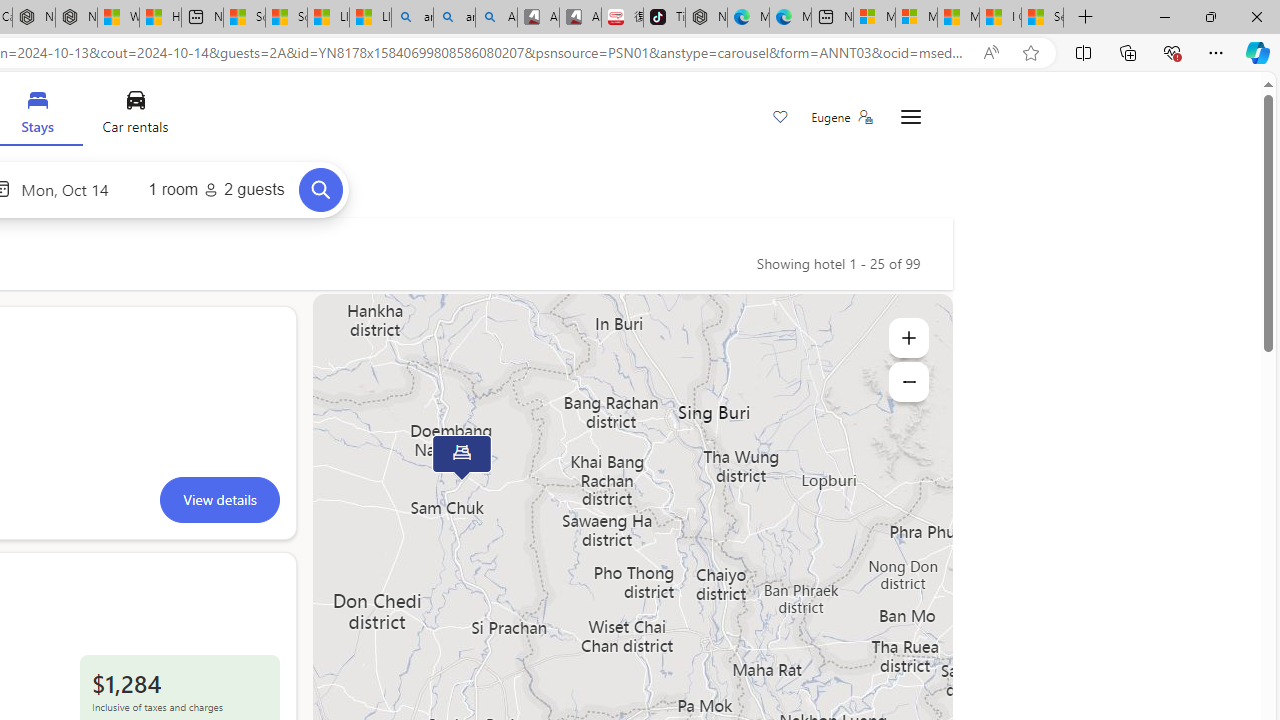 The height and width of the screenshot is (720, 1280). I want to click on 'Amazon Echo Robot - Search Images', so click(496, 17).